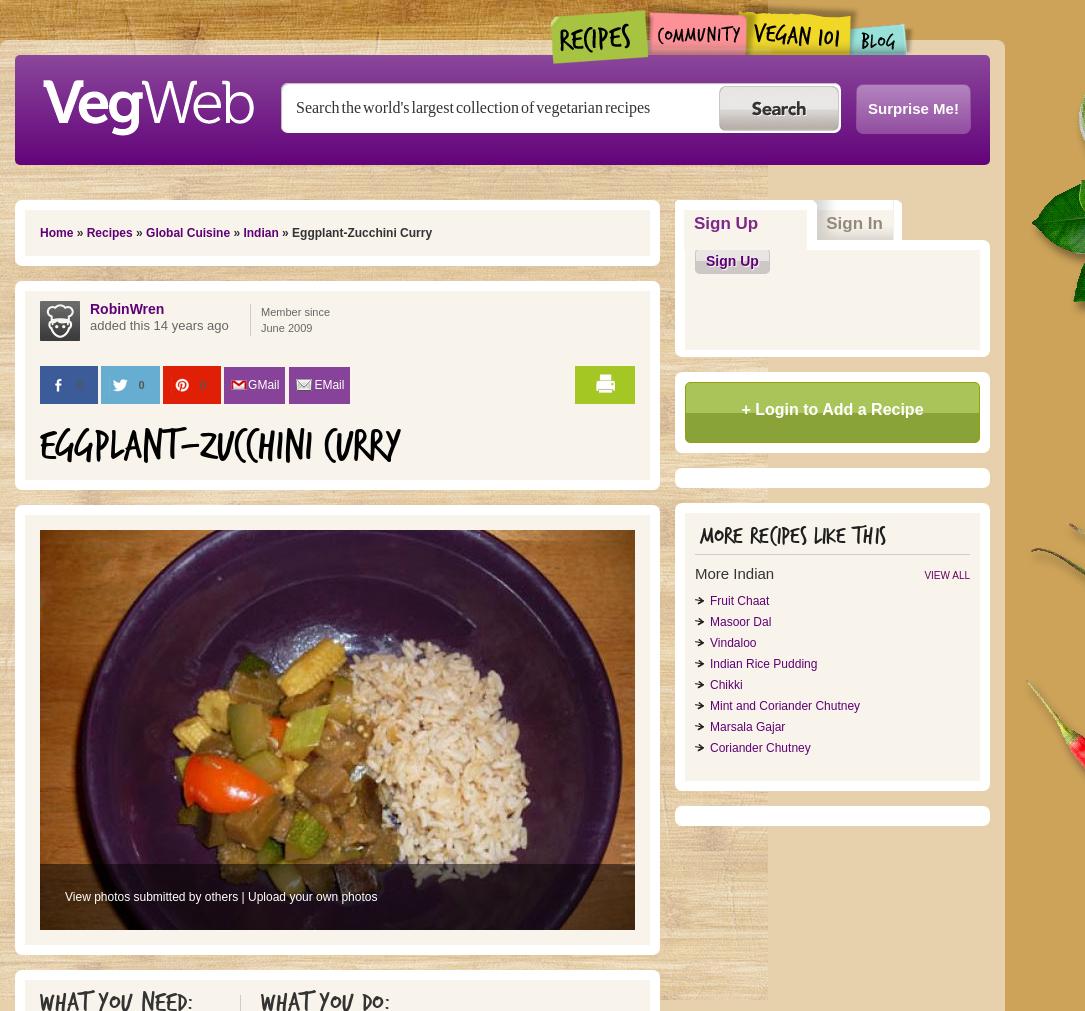  I want to click on 'Home', so click(40, 233).